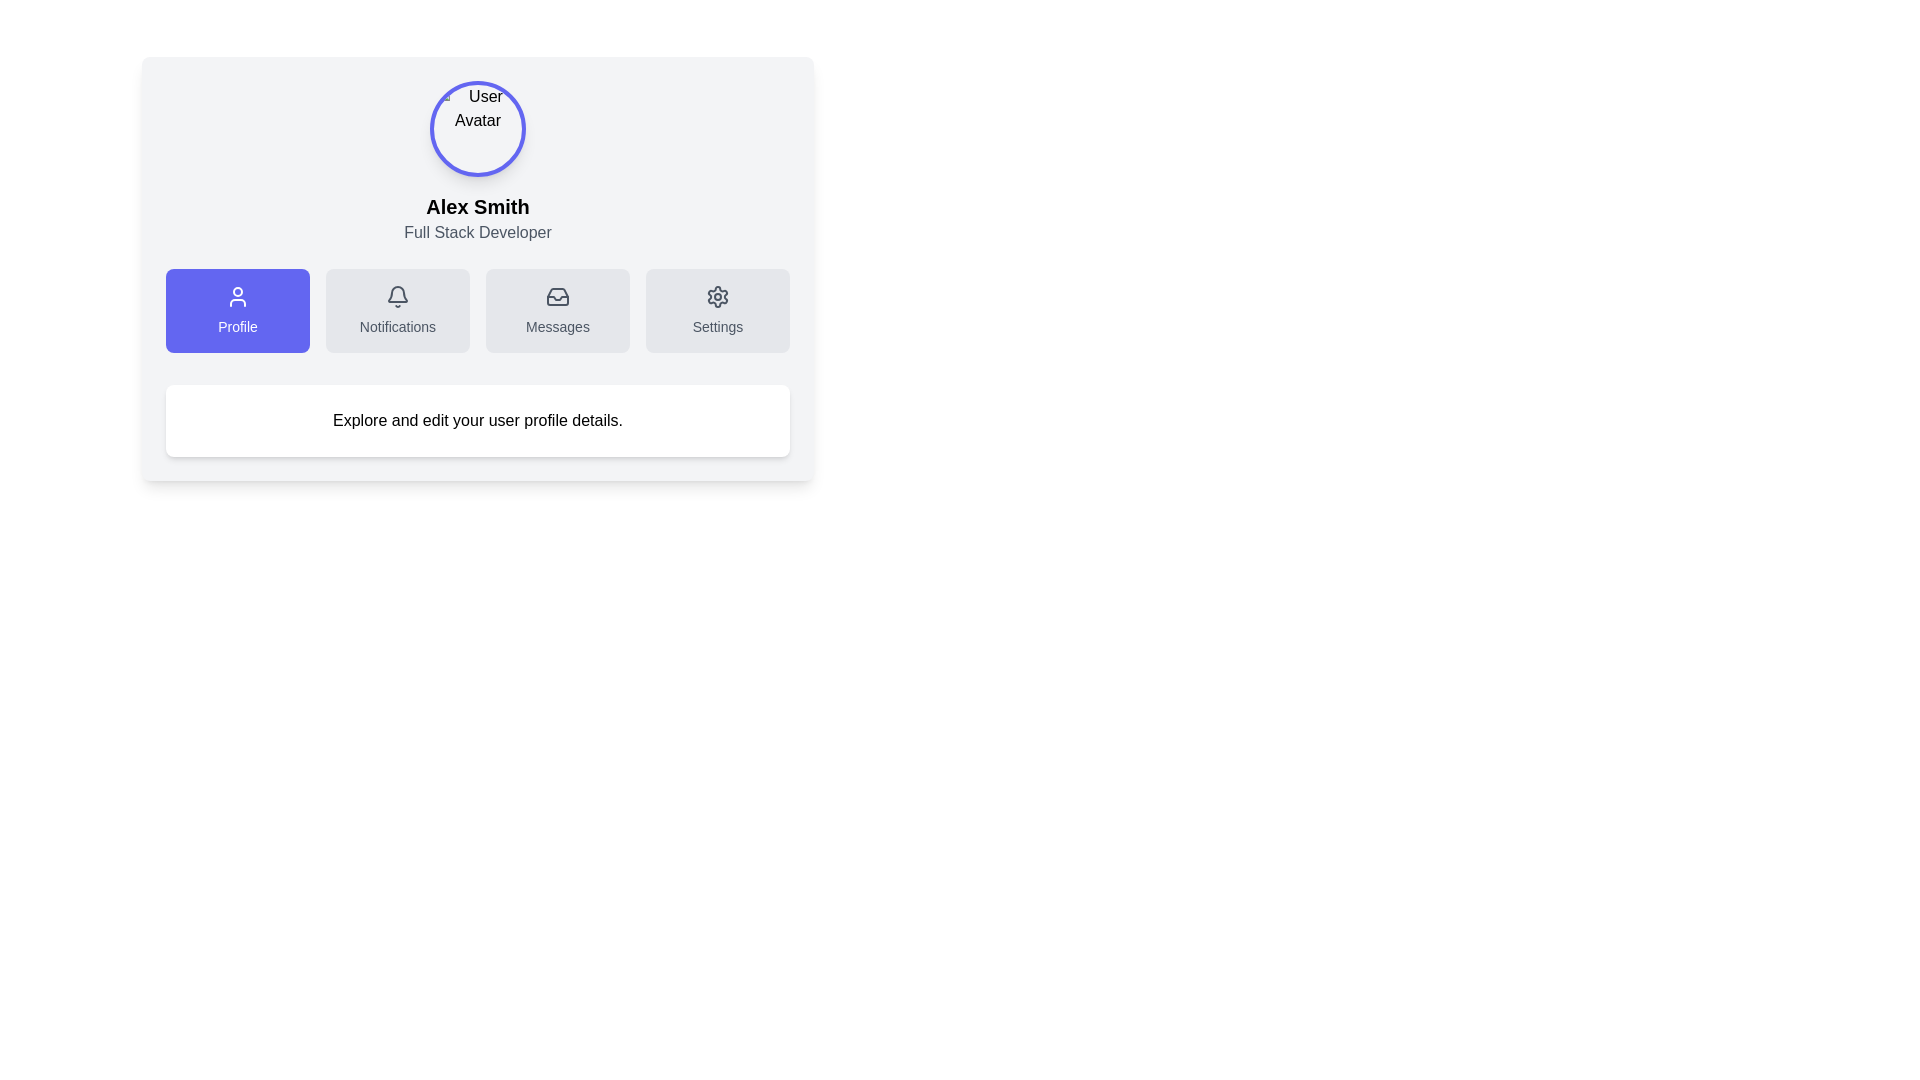 The width and height of the screenshot is (1920, 1080). What do you see at coordinates (238, 311) in the screenshot?
I see `the appearance change of the Profile button, which is a rectangular button with rounded corners and a blue background, located in the top-left position of its group` at bounding box center [238, 311].